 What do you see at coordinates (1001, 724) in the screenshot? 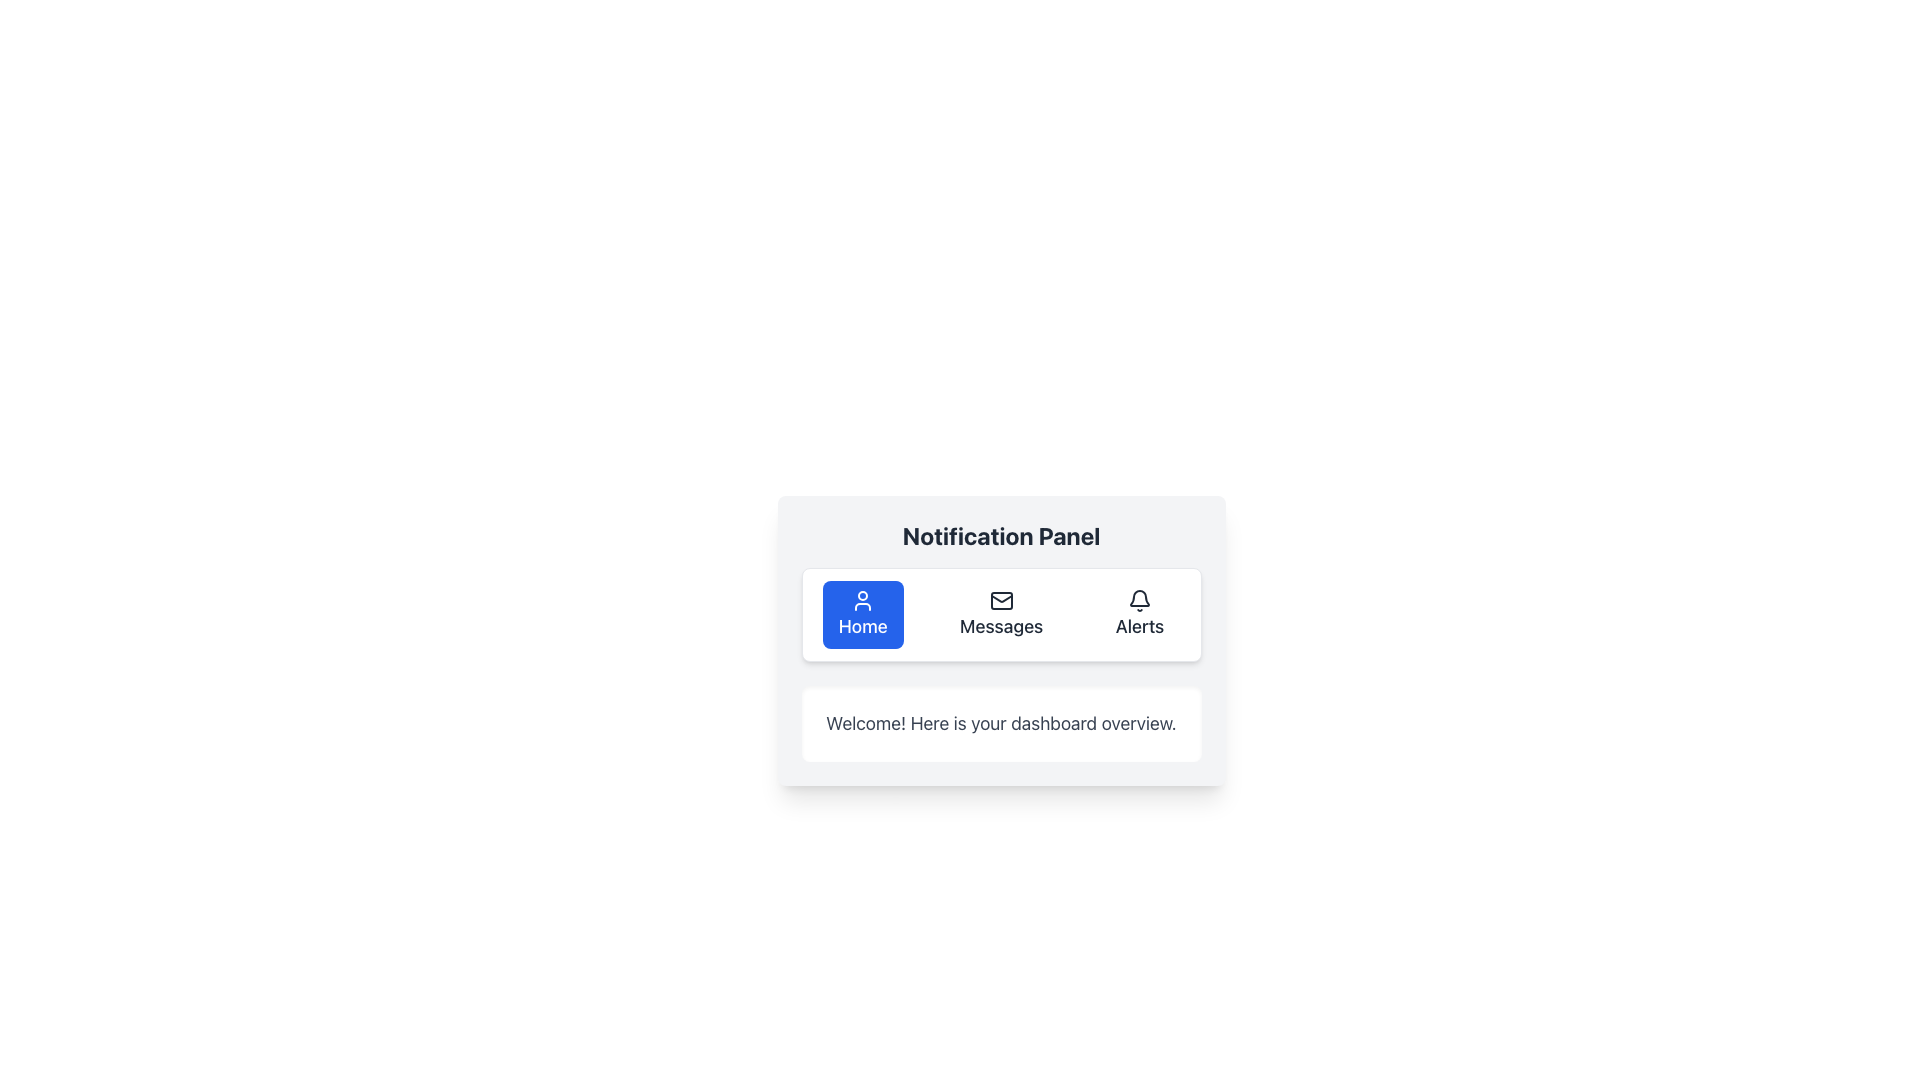
I see `the static welcome message text located in the center of the dashboard interface, below the interactive buttons 'Home', 'Messages', and 'Alerts'` at bounding box center [1001, 724].